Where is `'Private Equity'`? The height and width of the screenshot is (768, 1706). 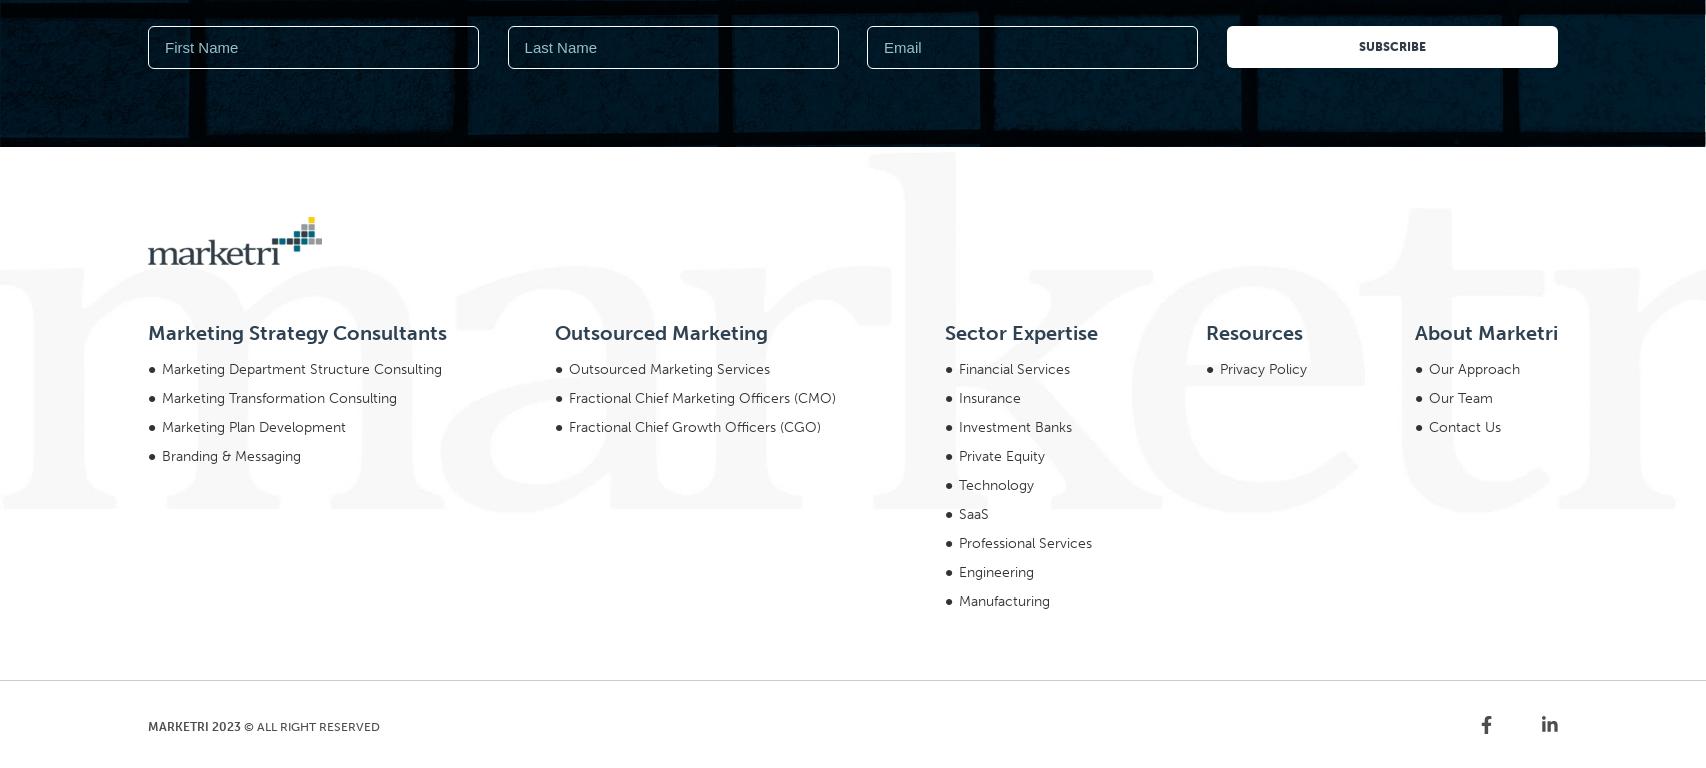
'Private Equity' is located at coordinates (1001, 183).